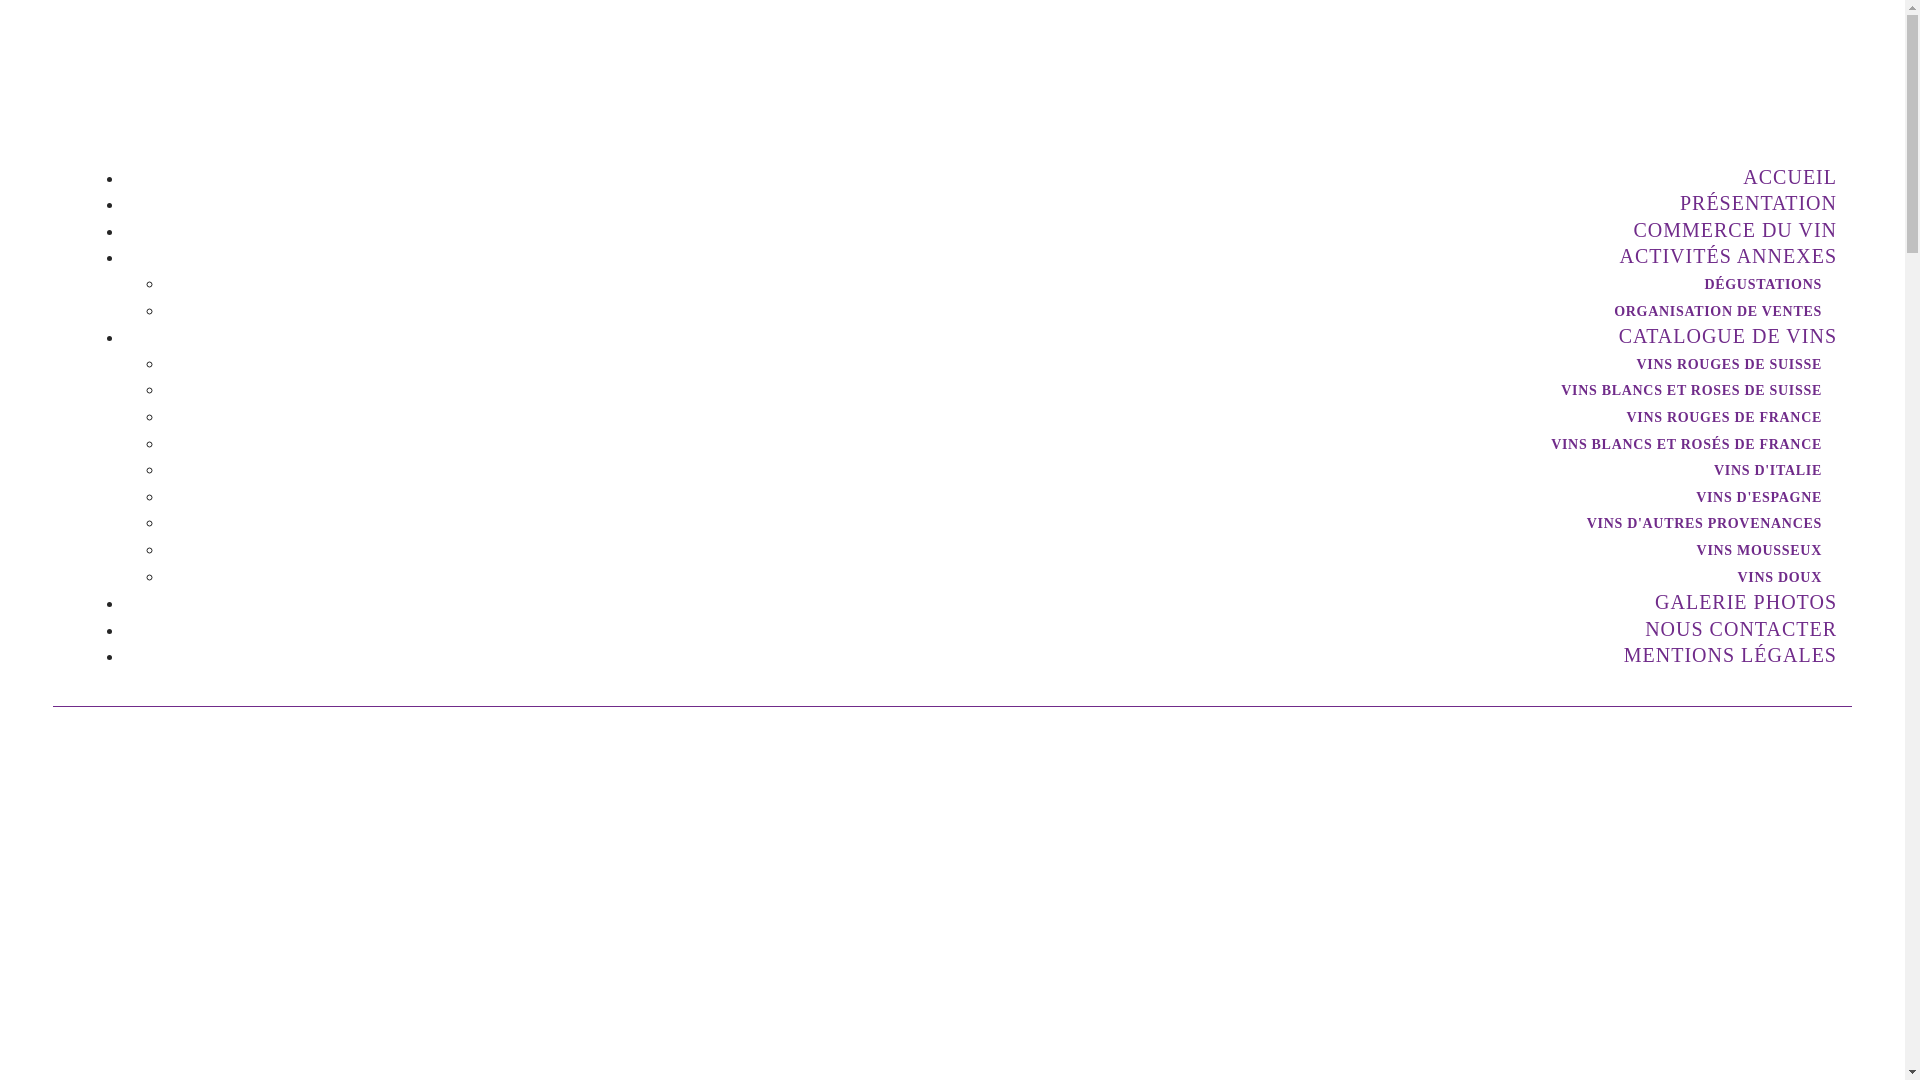 The height and width of the screenshot is (1080, 1920). I want to click on 'VINS D'ESPAGNE', so click(1752, 496).